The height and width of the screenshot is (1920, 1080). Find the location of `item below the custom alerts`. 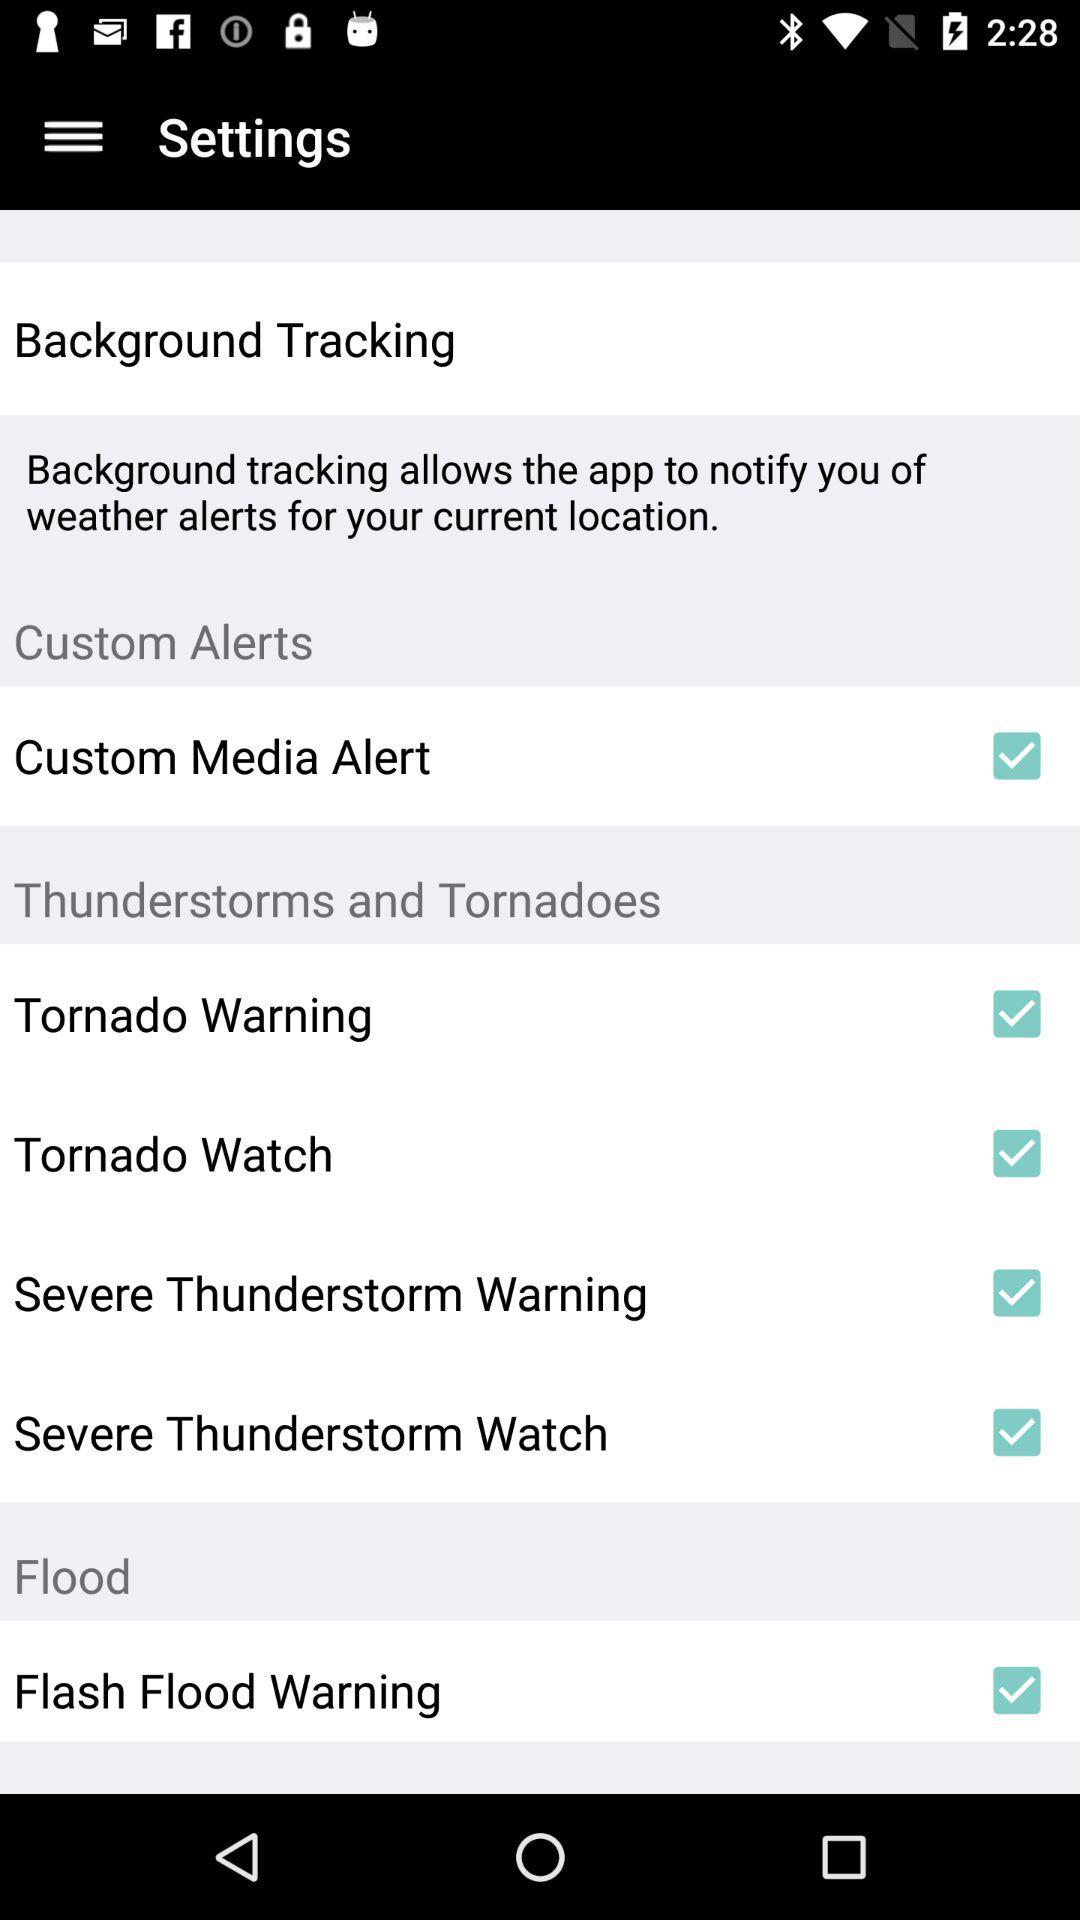

item below the custom alerts is located at coordinates (1017, 754).